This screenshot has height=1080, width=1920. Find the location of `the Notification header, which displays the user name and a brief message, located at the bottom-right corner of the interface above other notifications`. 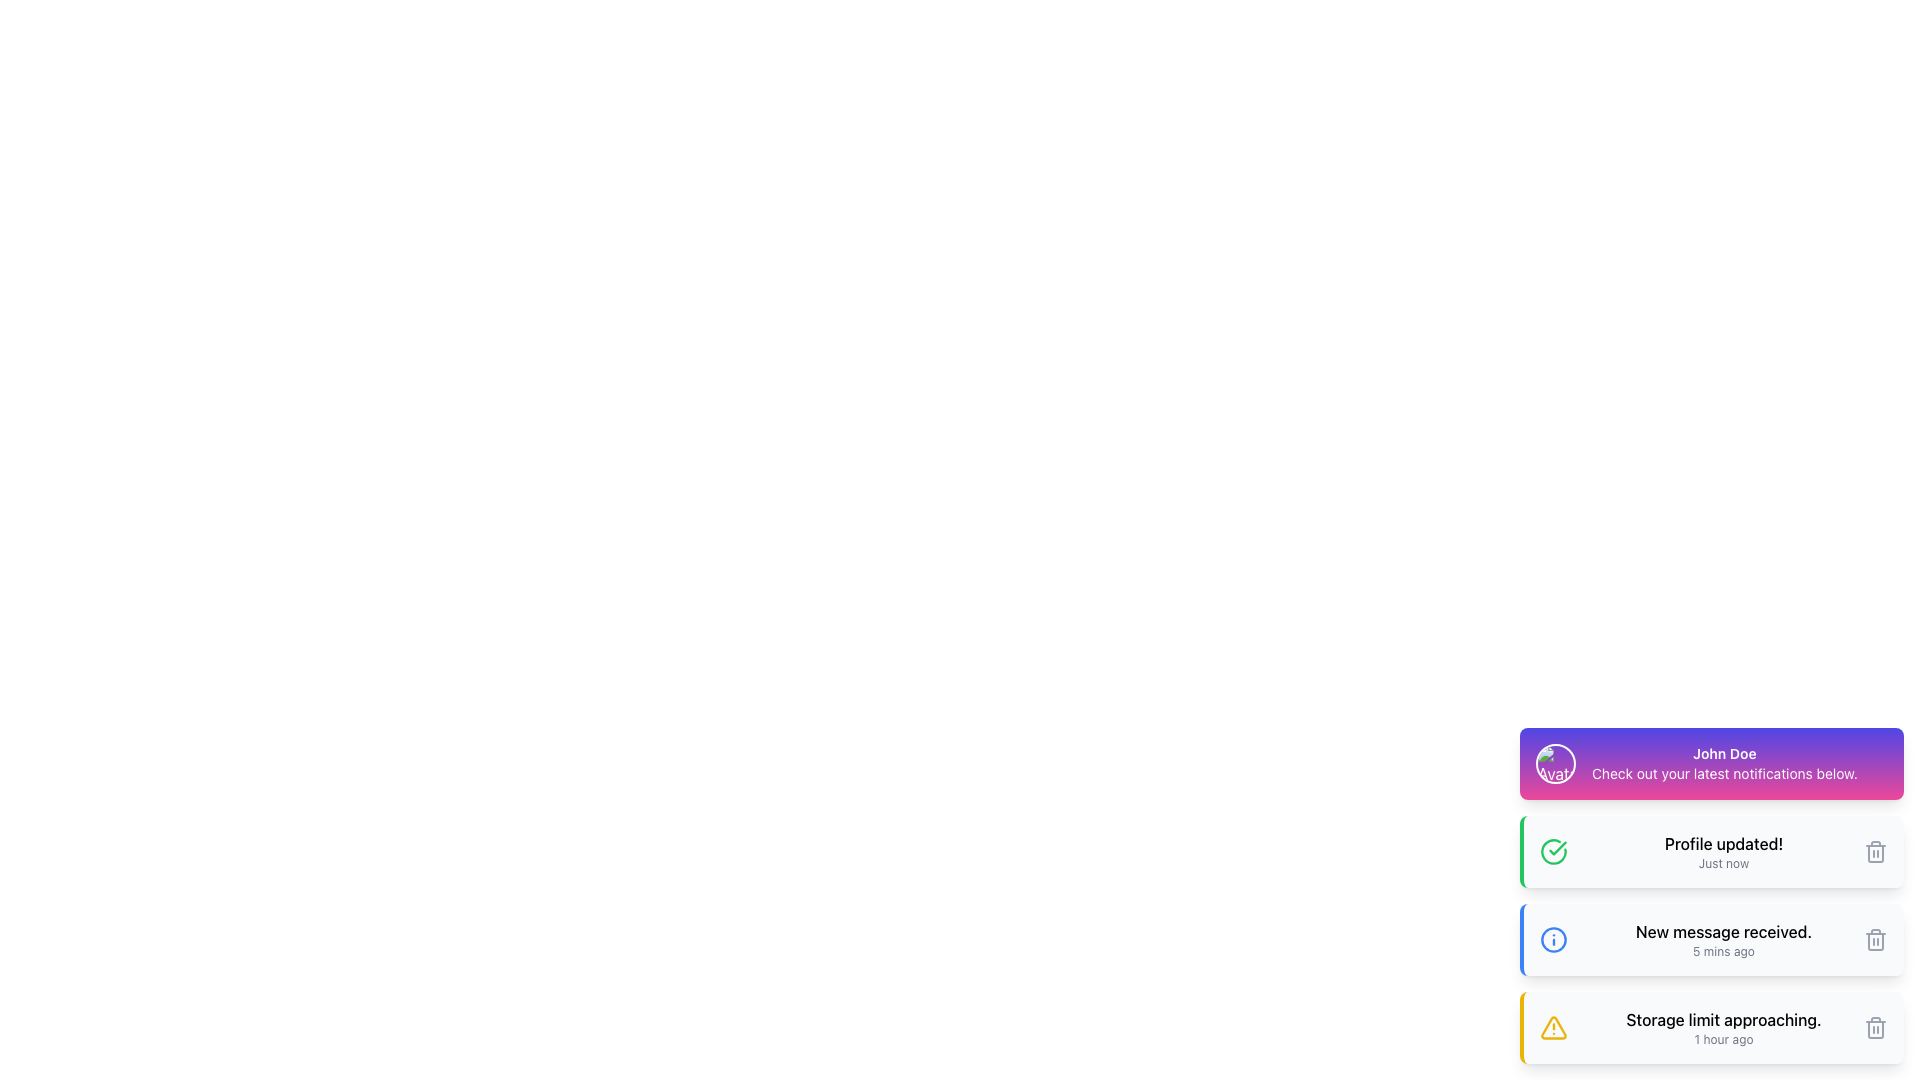

the Notification header, which displays the user name and a brief message, located at the bottom-right corner of the interface above other notifications is located at coordinates (1711, 763).